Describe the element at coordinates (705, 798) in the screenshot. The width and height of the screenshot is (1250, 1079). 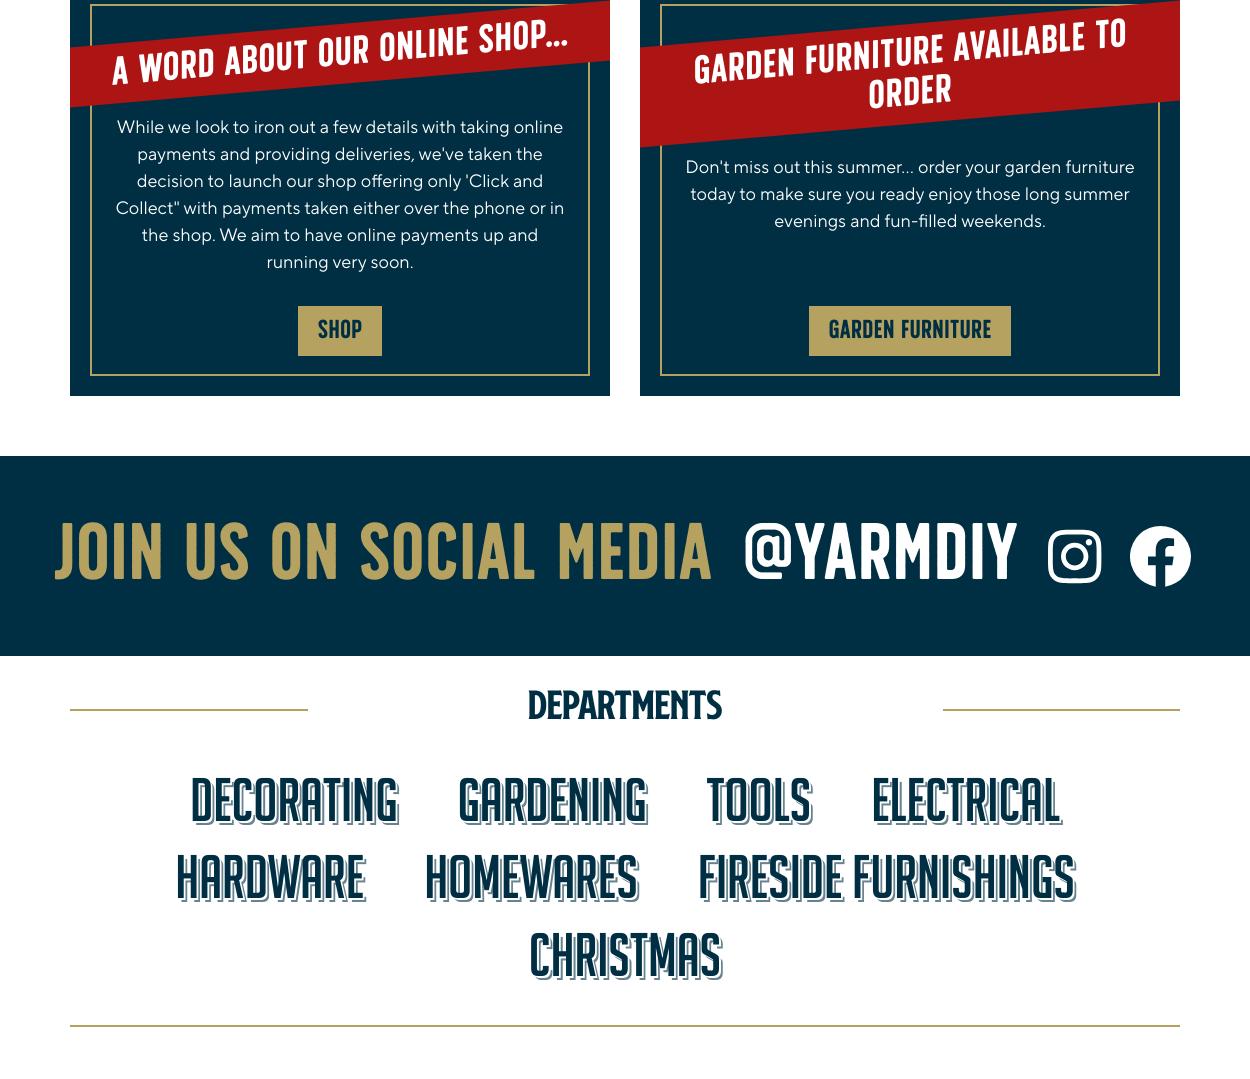
I see `'Tools'` at that location.